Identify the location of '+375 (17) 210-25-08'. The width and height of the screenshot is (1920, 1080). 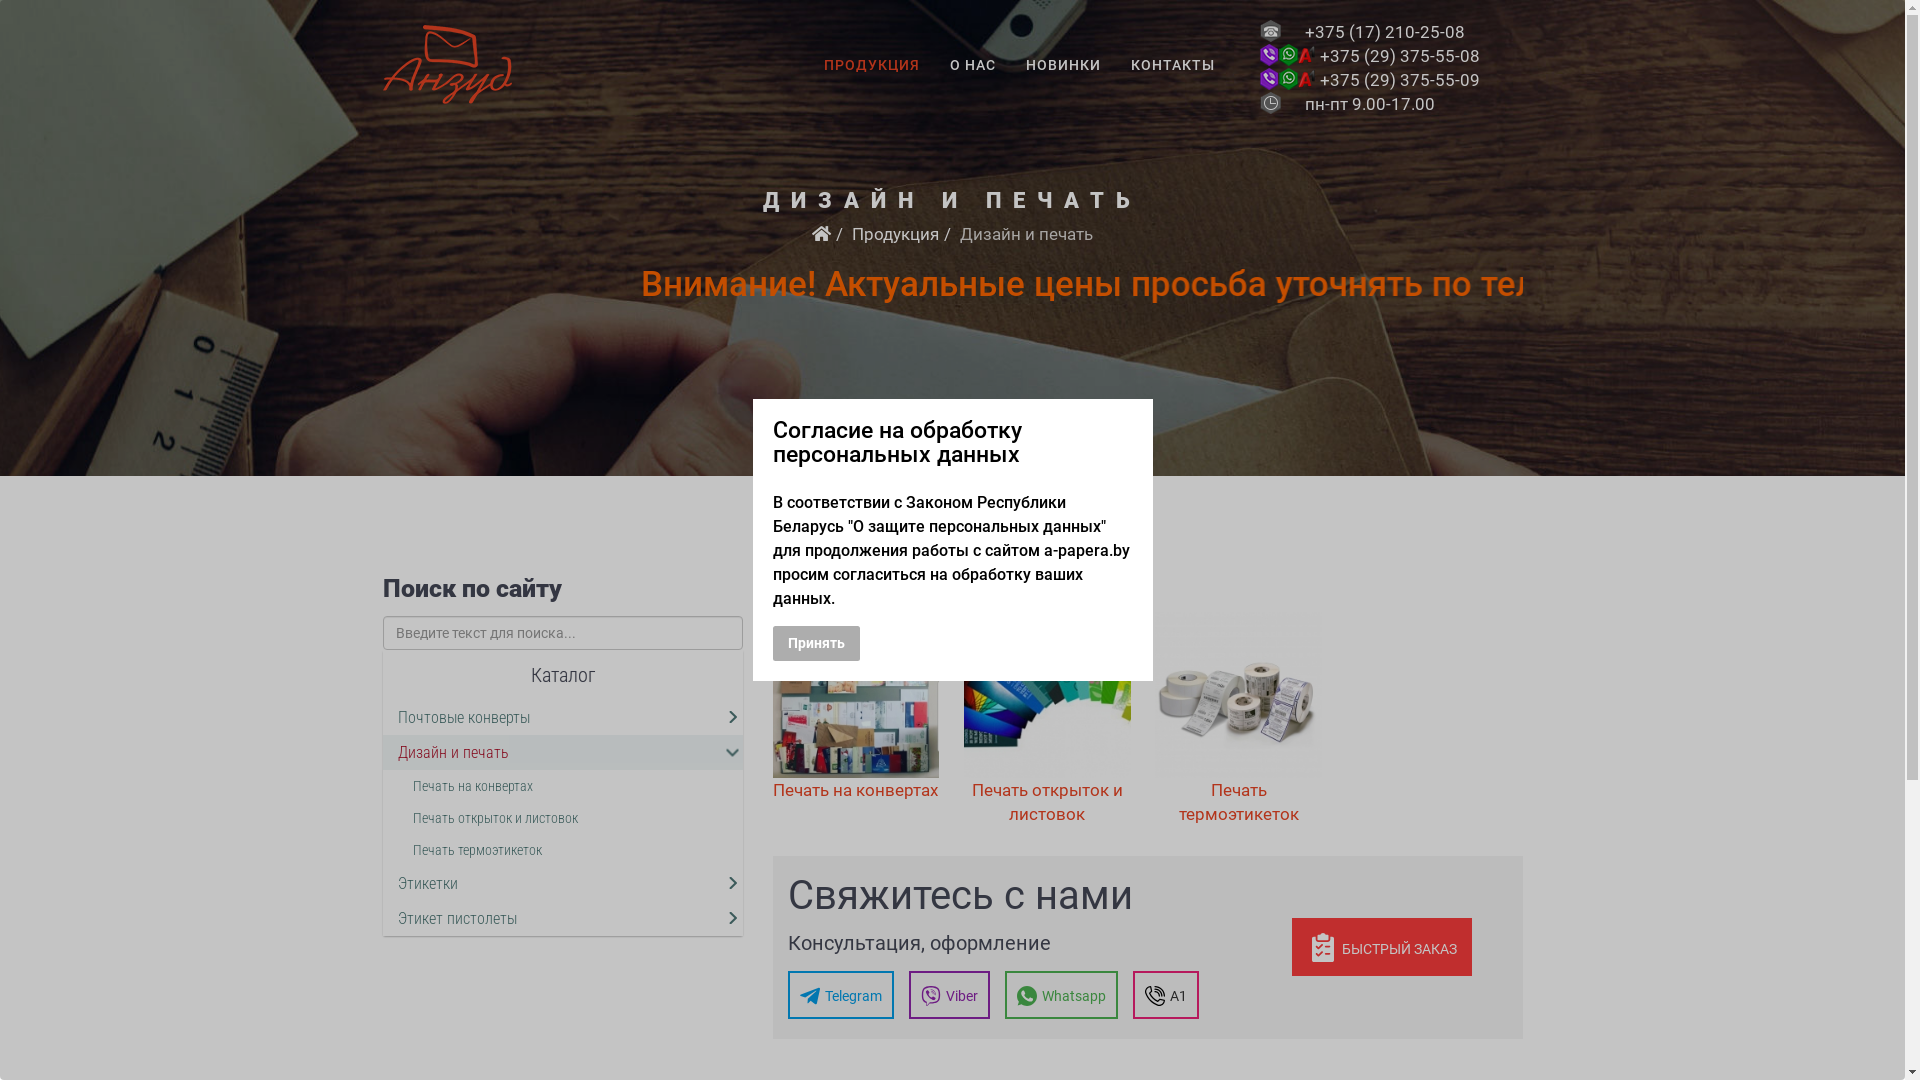
(1384, 31).